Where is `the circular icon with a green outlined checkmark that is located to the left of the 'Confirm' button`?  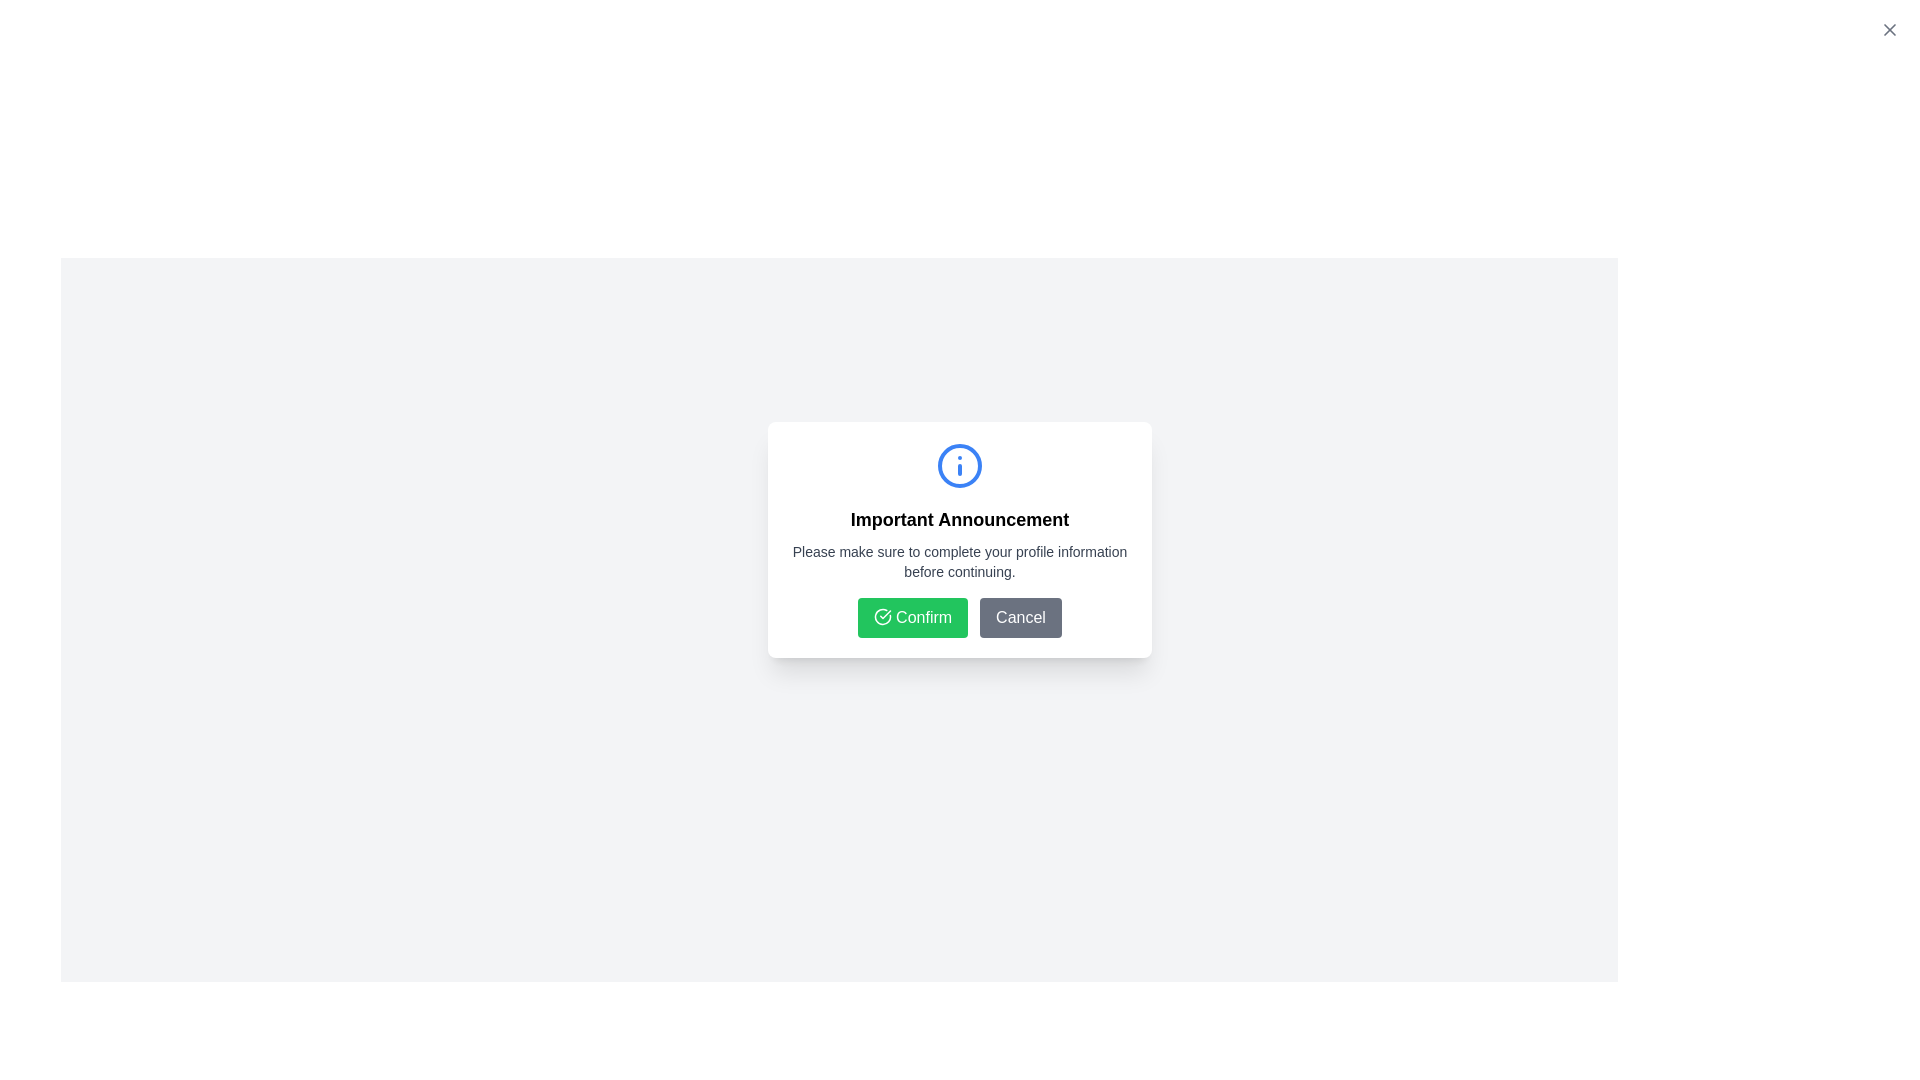
the circular icon with a green outlined checkmark that is located to the left of the 'Confirm' button is located at coordinates (882, 616).